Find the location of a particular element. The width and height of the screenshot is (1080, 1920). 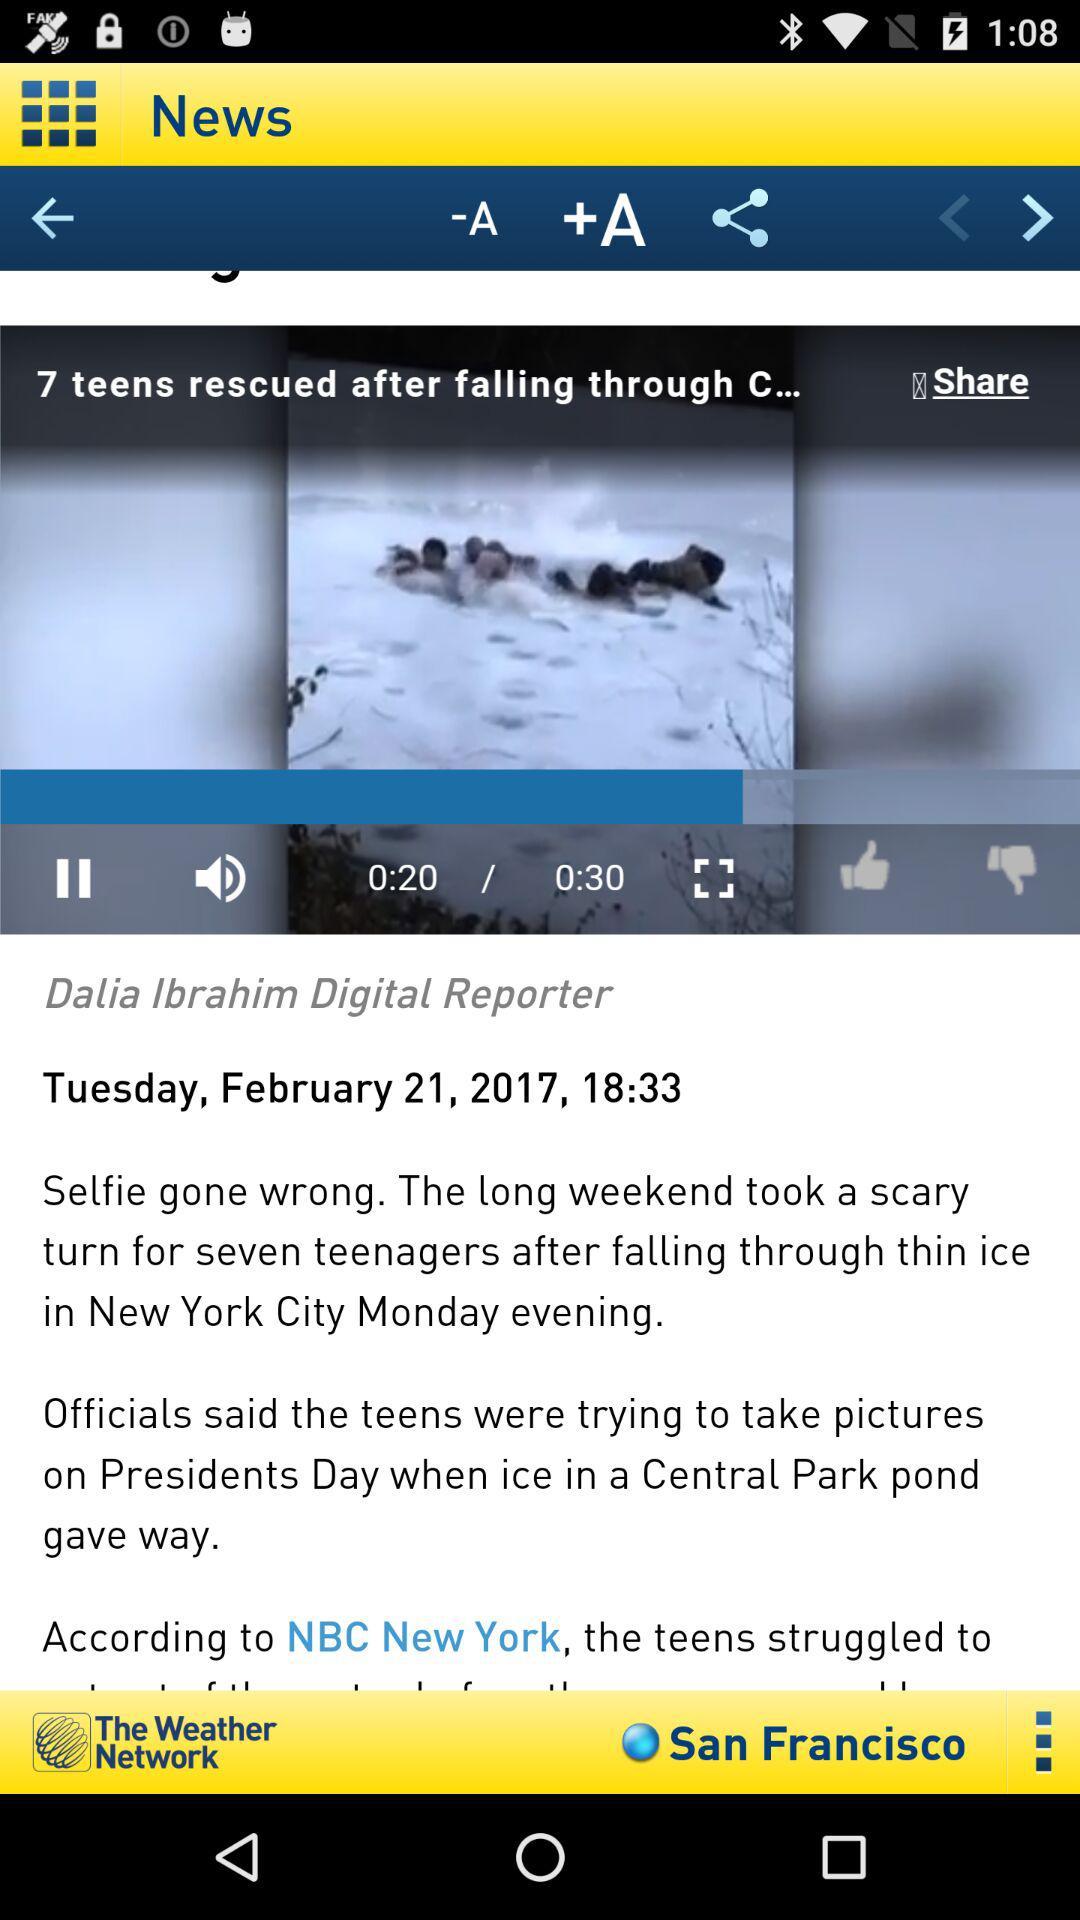

share option is located at coordinates (740, 217).